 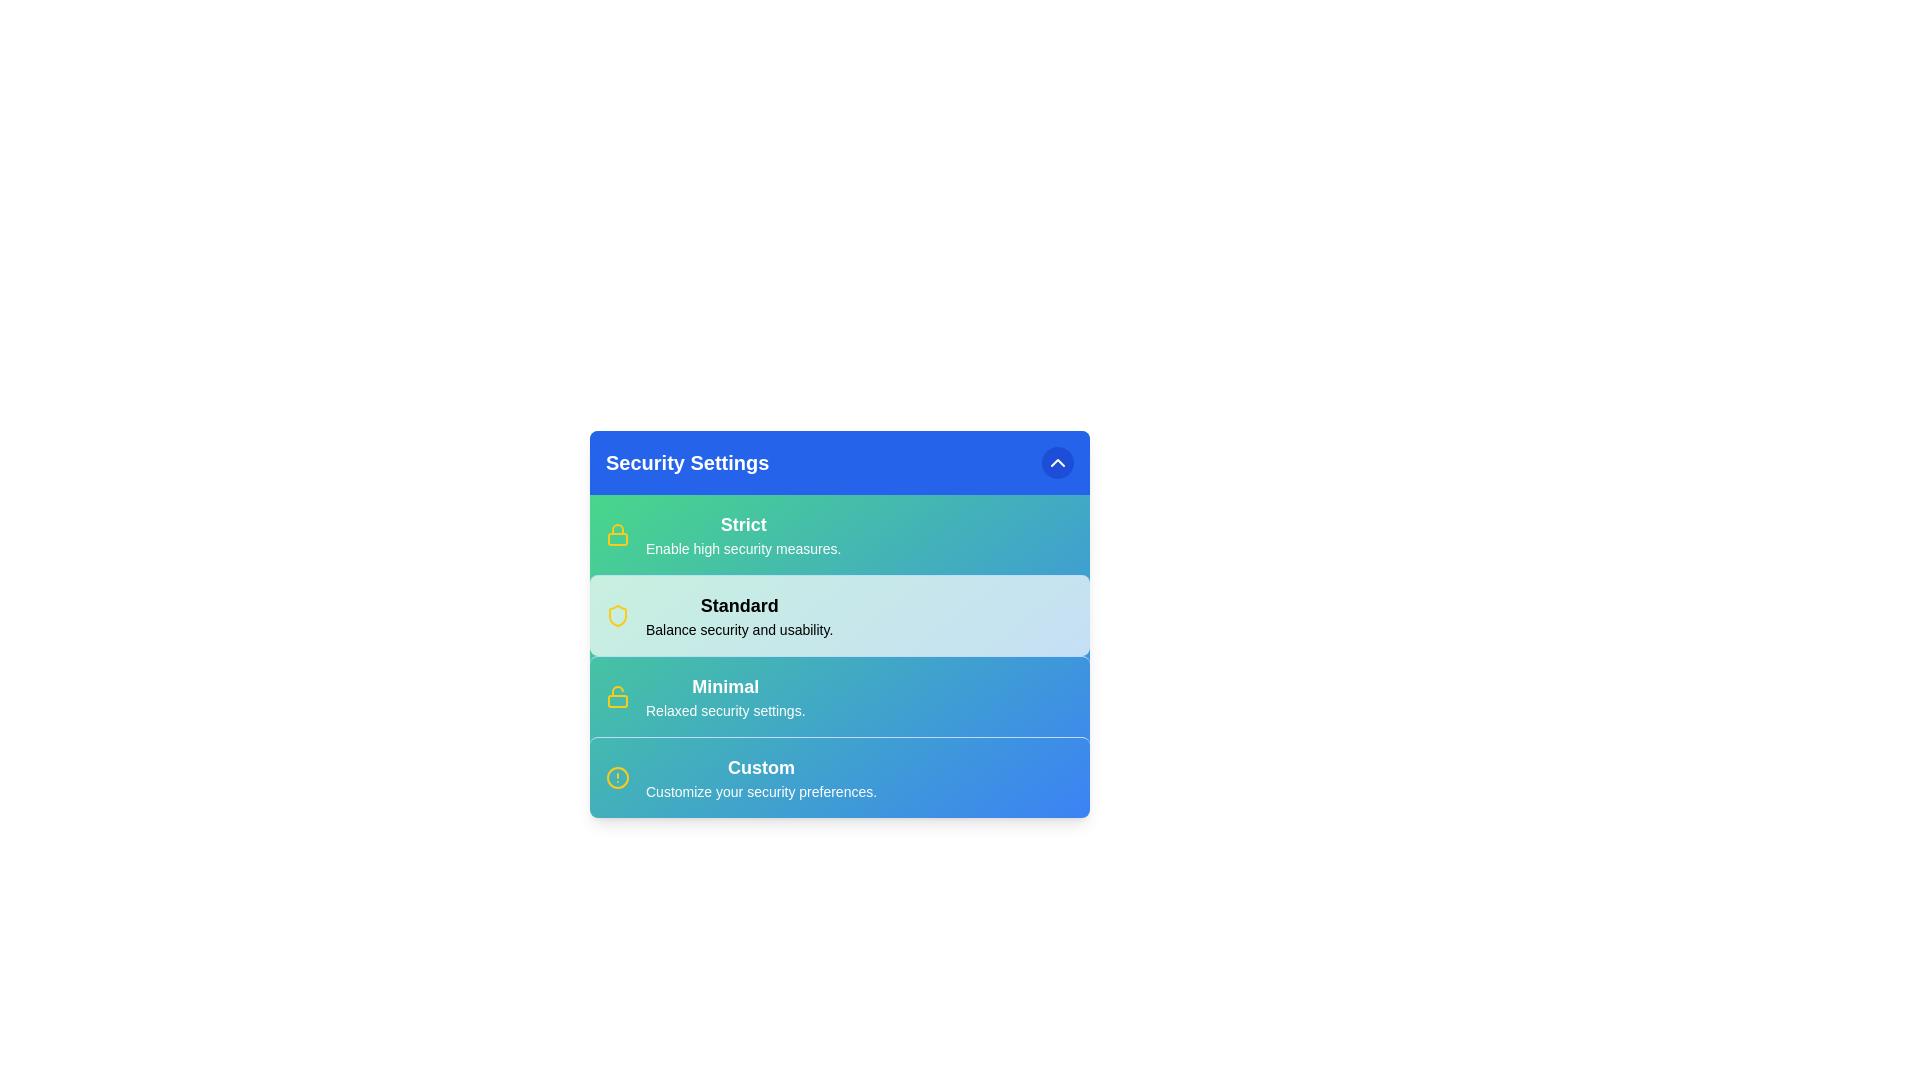 What do you see at coordinates (738, 604) in the screenshot?
I see `the security option Standard to read its description` at bounding box center [738, 604].